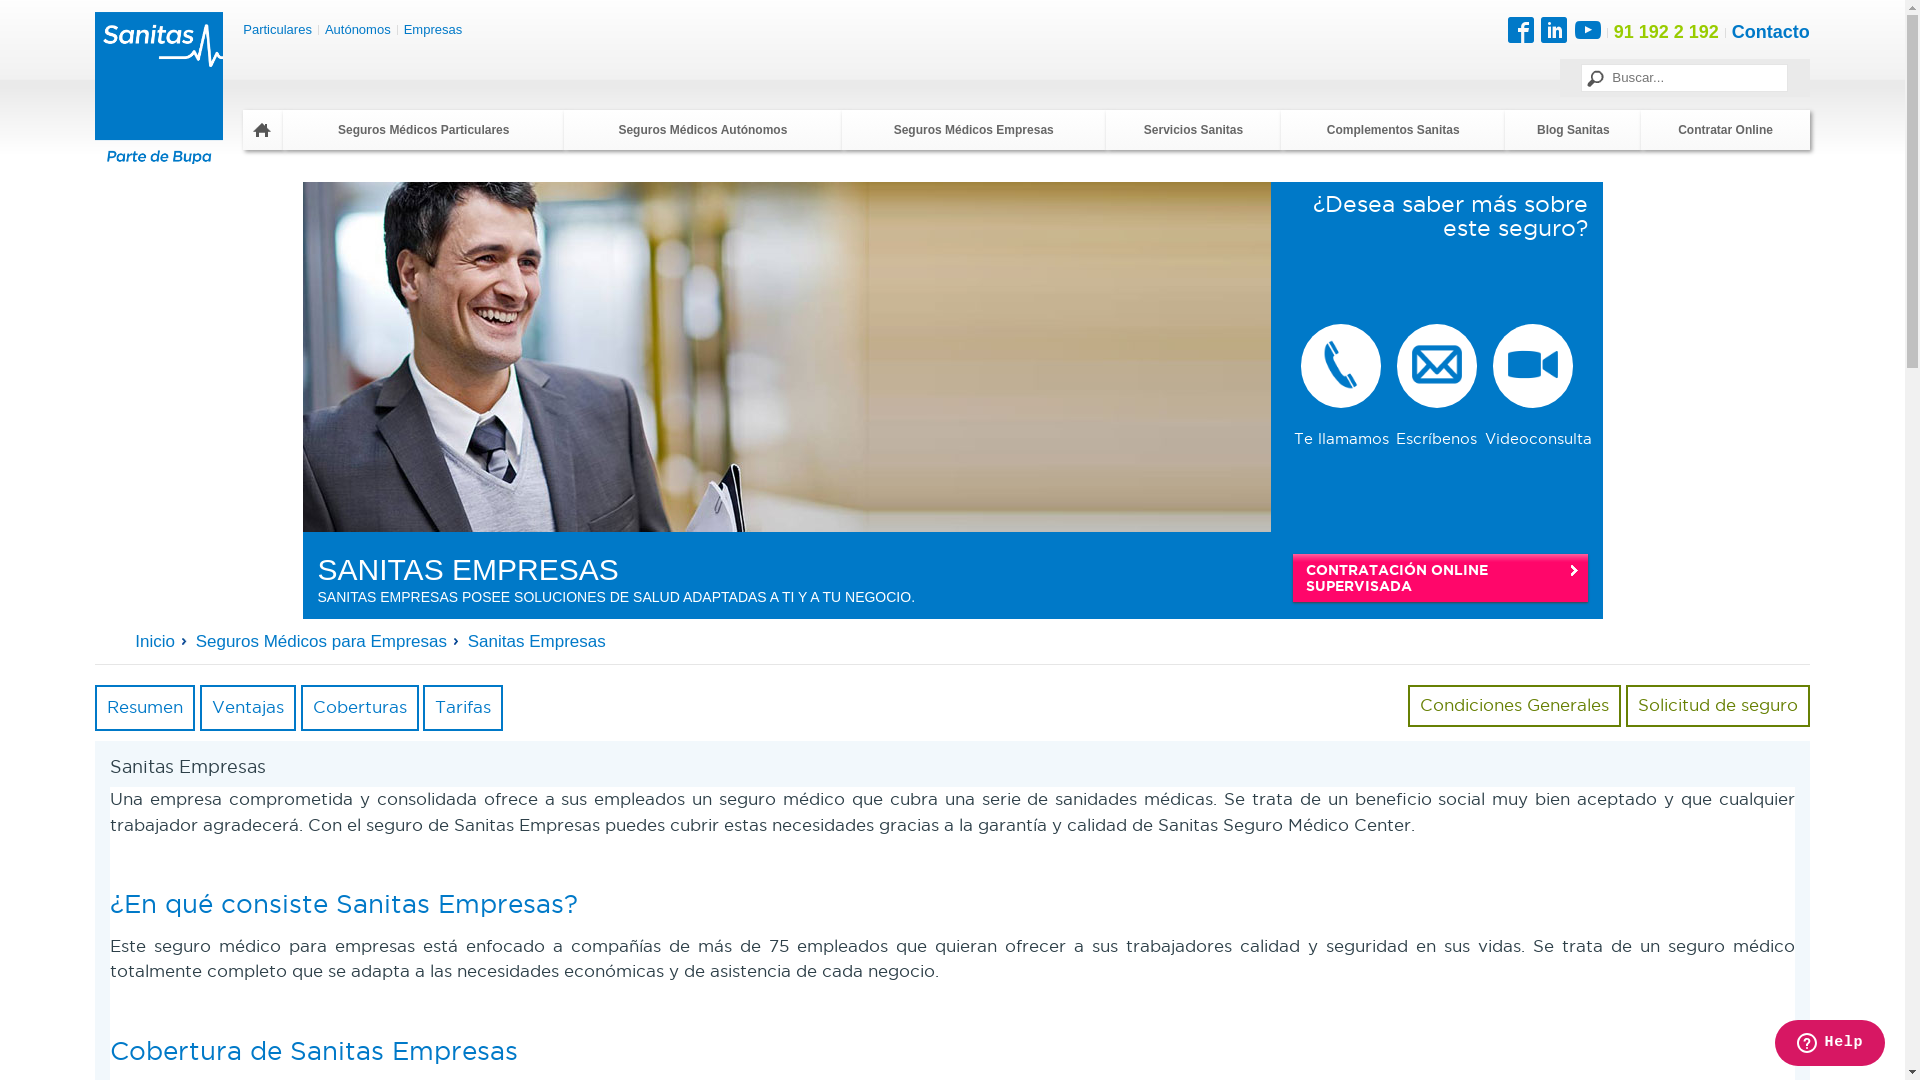 The width and height of the screenshot is (1920, 1080). I want to click on 'Ventajas', so click(247, 707).